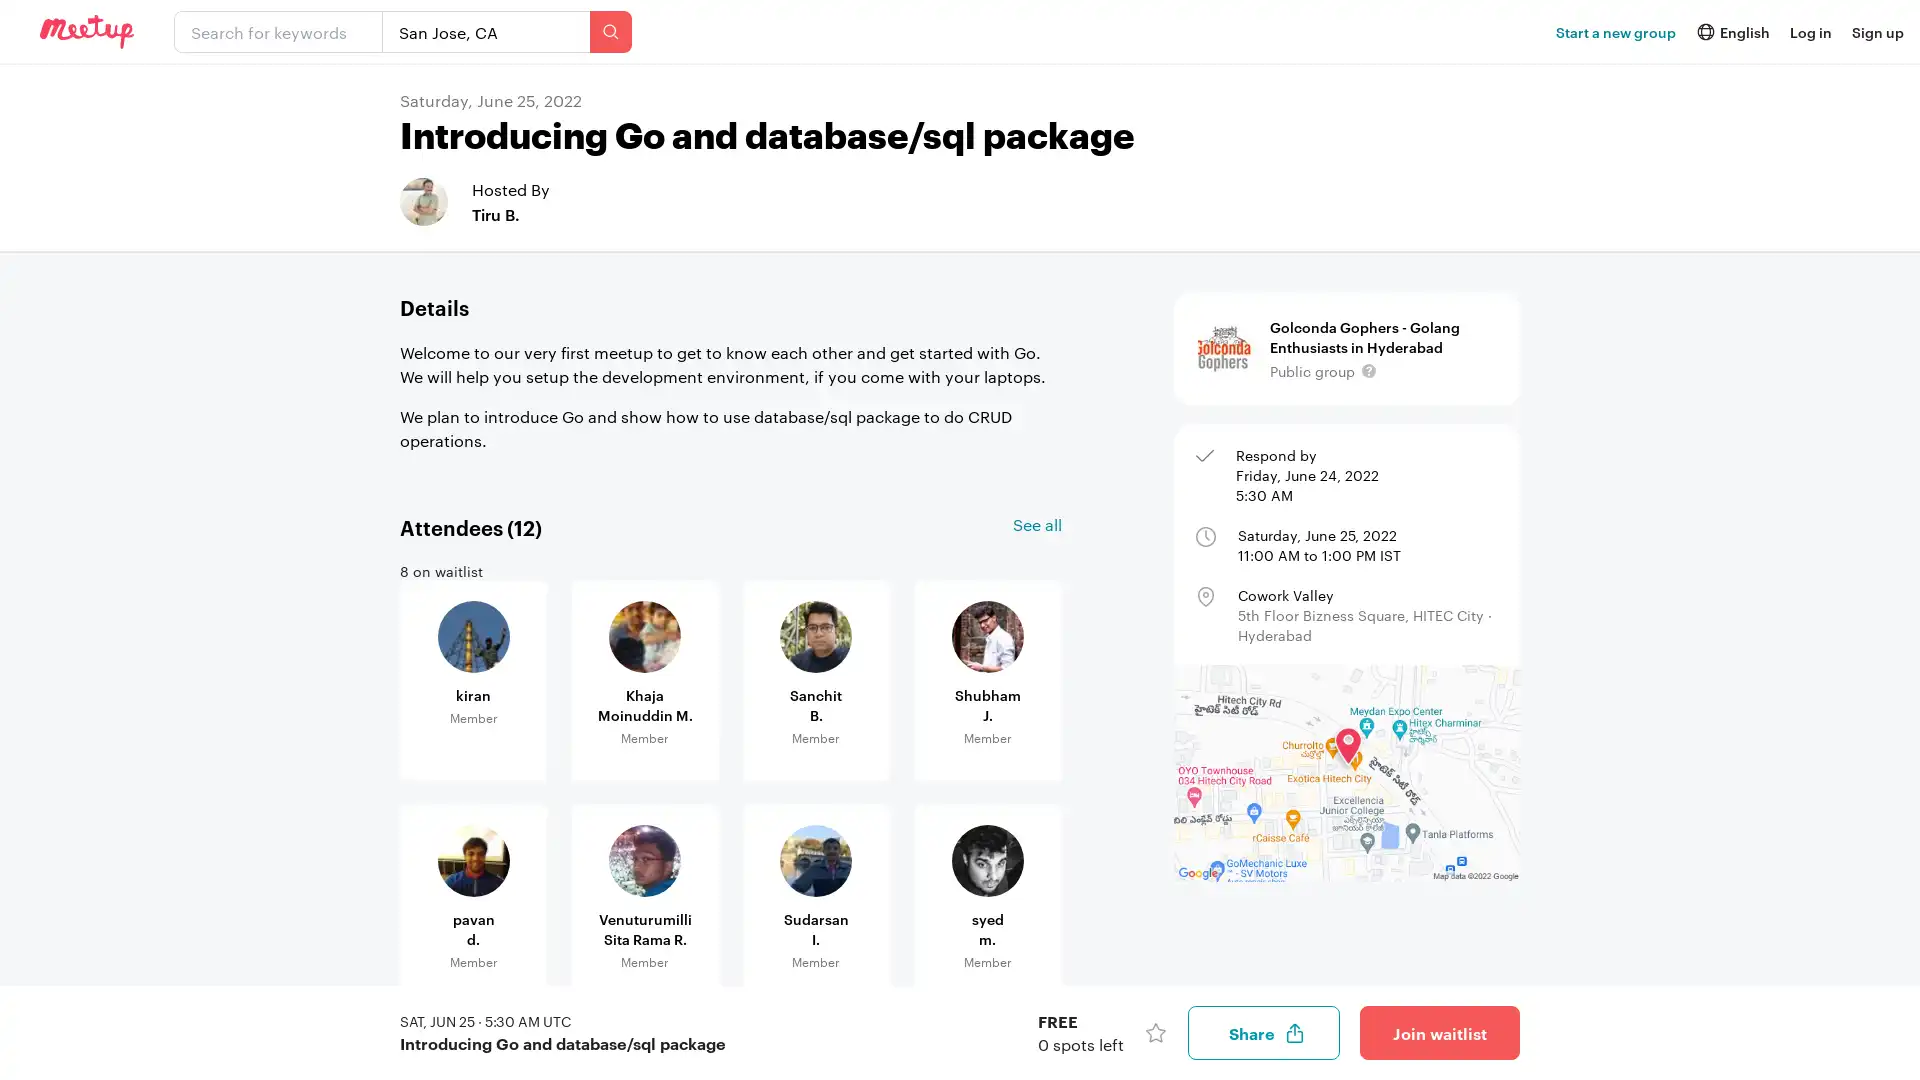 The image size is (1920, 1080). I want to click on Share event, so click(1262, 1033).